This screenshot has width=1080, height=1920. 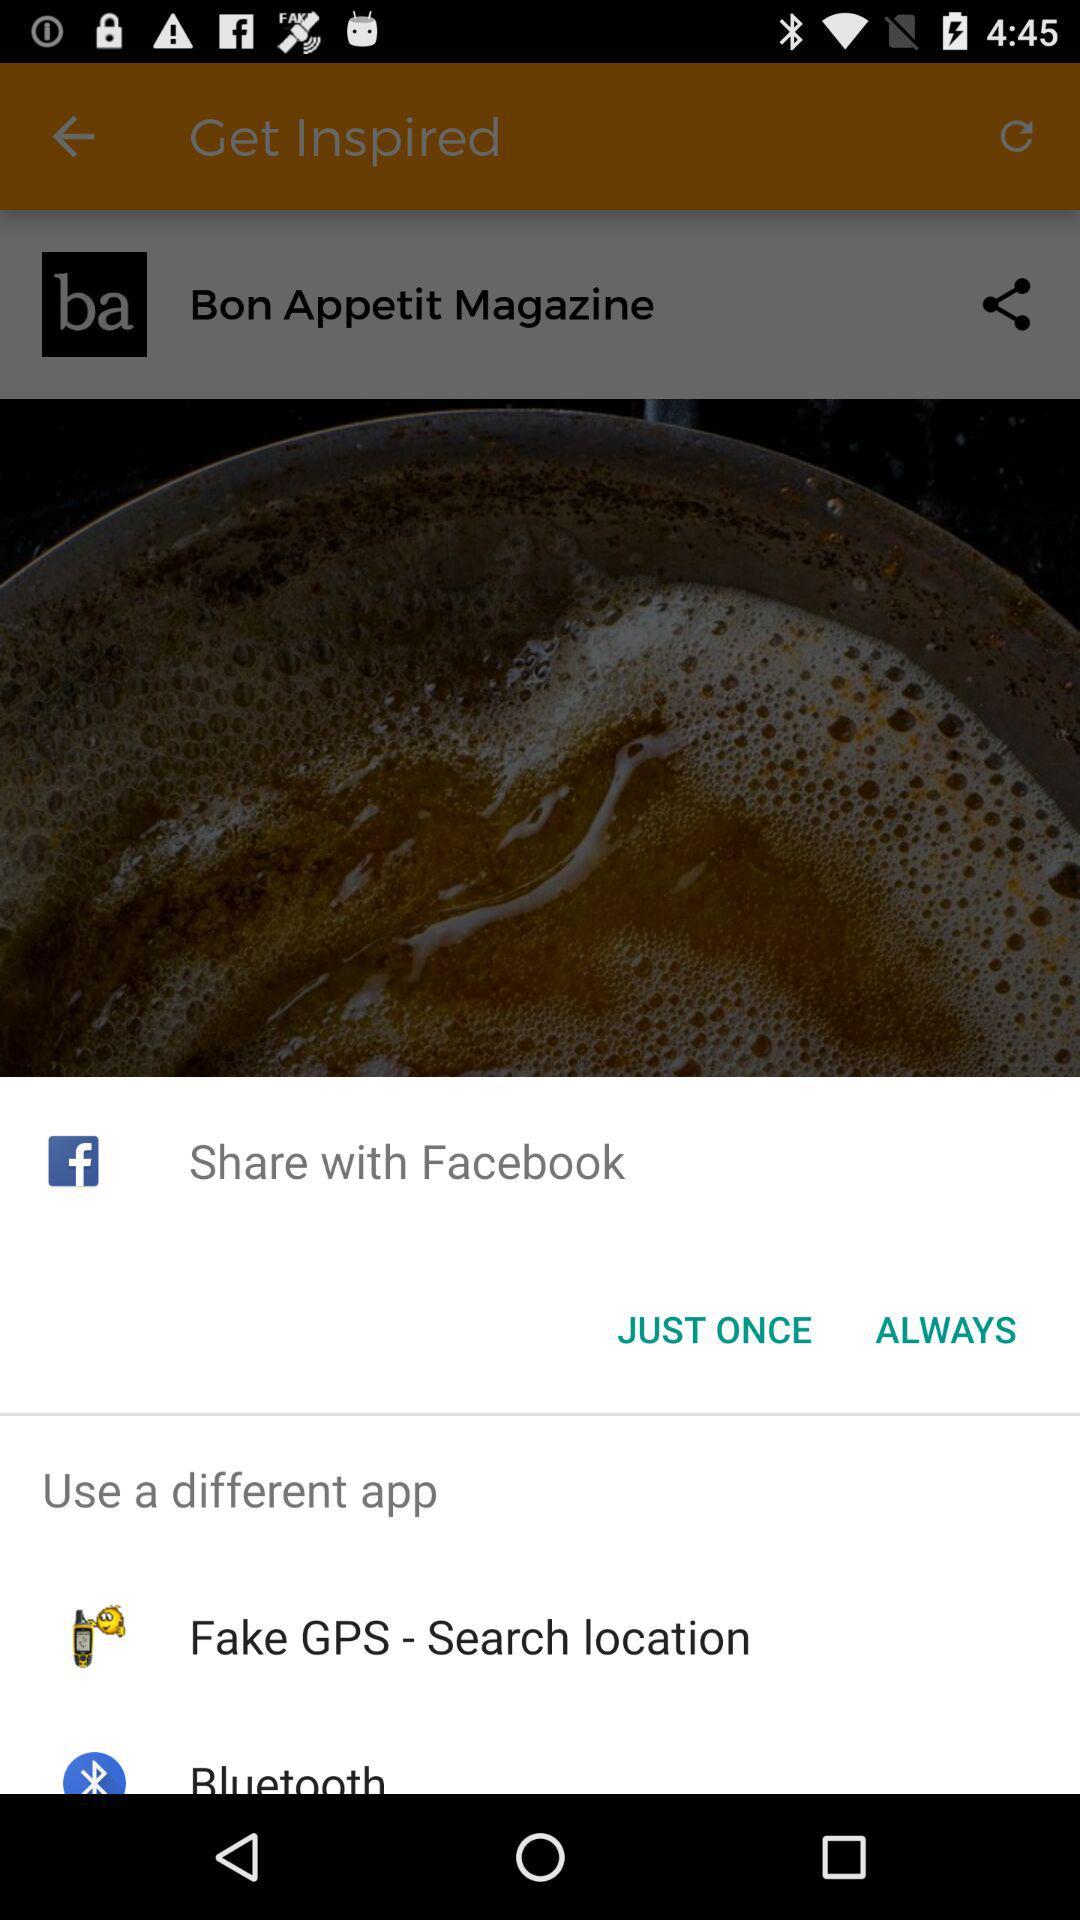 I want to click on the item to the left of always button, so click(x=713, y=1329).